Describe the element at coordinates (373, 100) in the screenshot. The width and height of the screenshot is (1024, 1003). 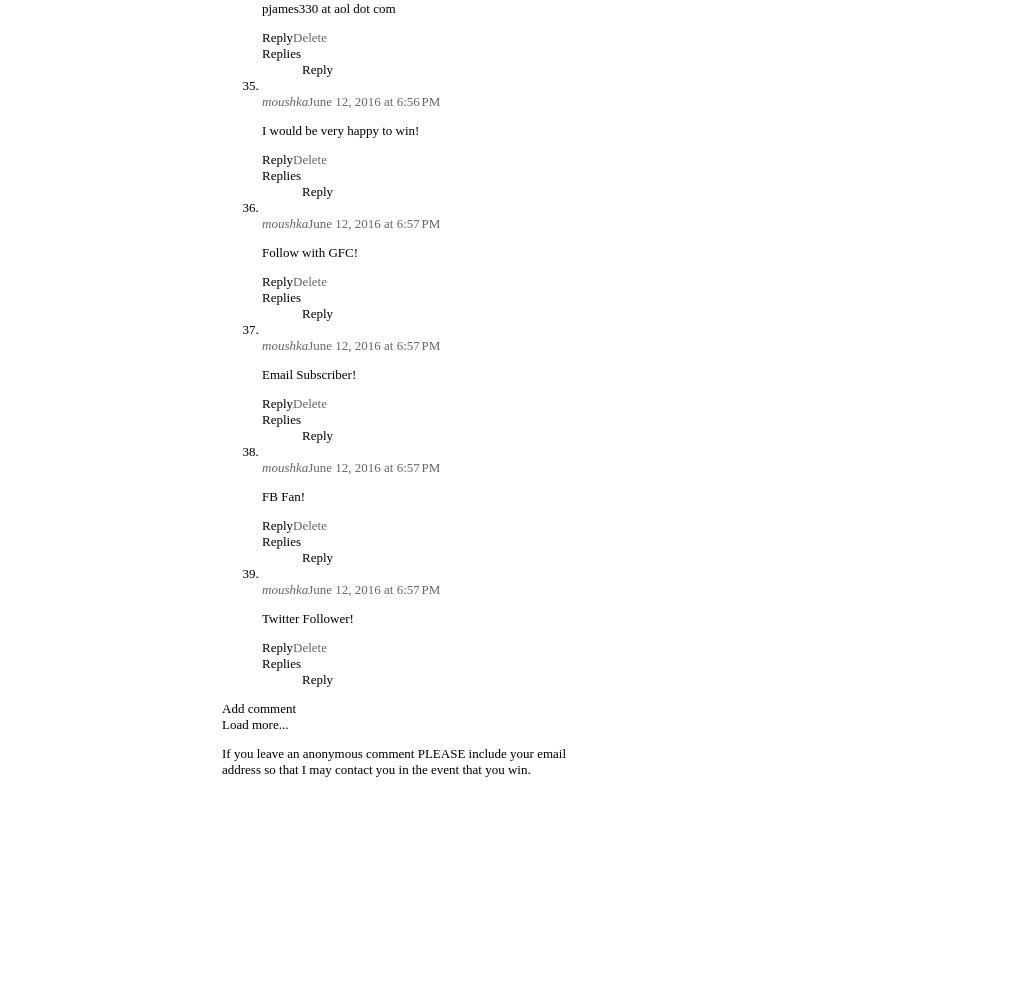
I see `'June 12, 2016 at 6:56 PM'` at that location.